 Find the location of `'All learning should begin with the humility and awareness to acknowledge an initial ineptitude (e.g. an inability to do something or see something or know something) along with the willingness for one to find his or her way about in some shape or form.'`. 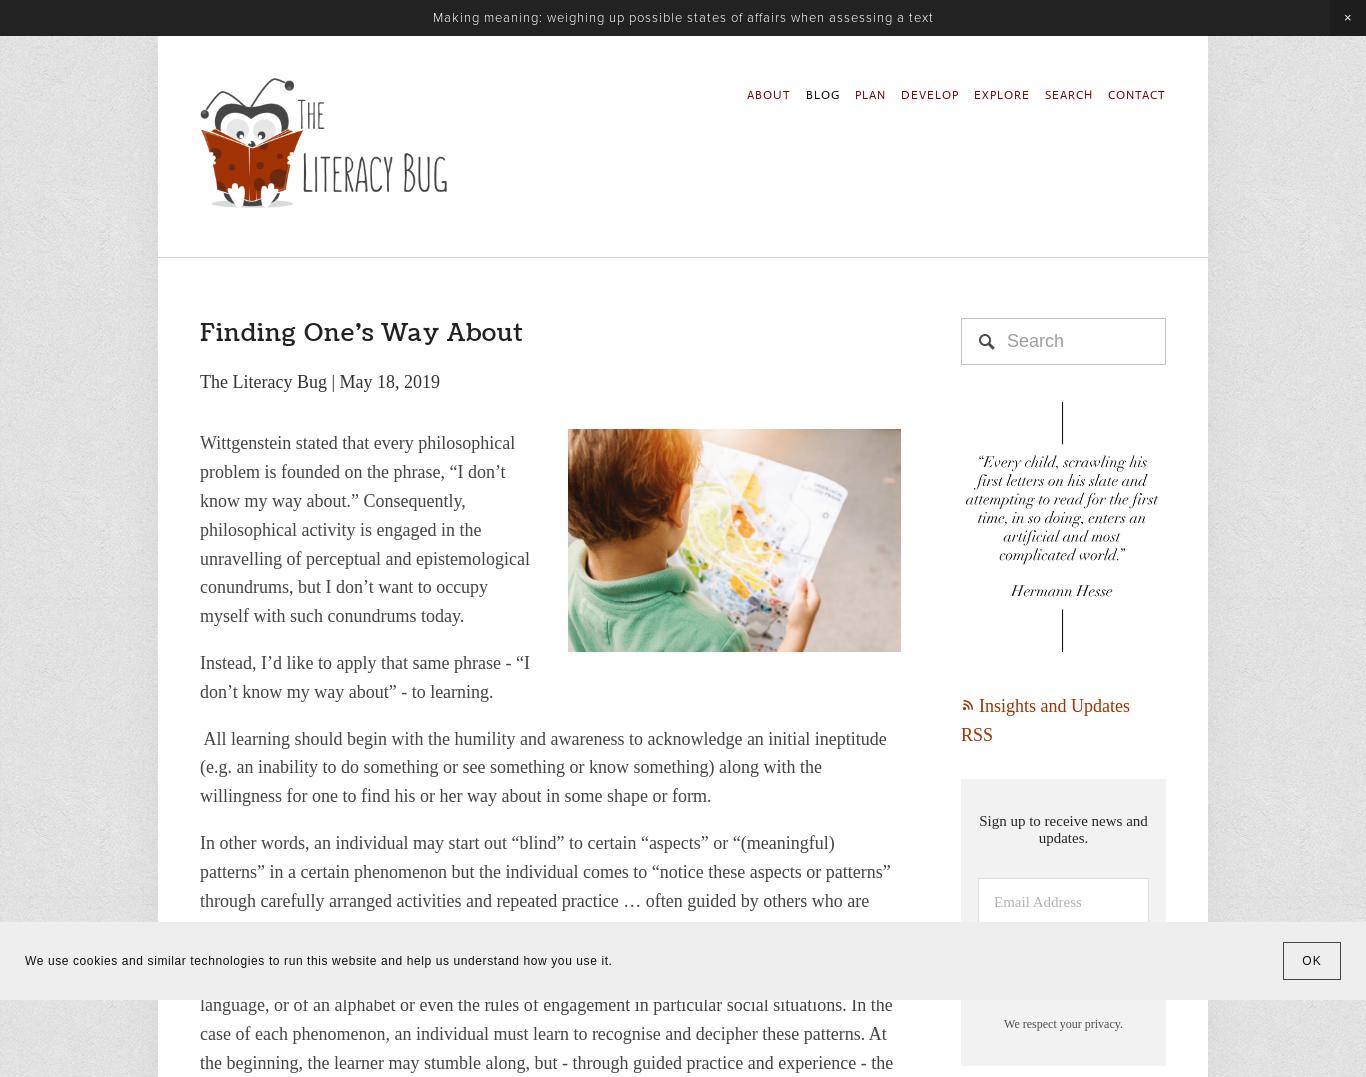

'All learning should begin with the humility and awareness to acknowledge an initial ineptitude (e.g. an inability to do something or see something or know something) along with the willingness for one to find his or her way about in some shape or form.' is located at coordinates (545, 766).